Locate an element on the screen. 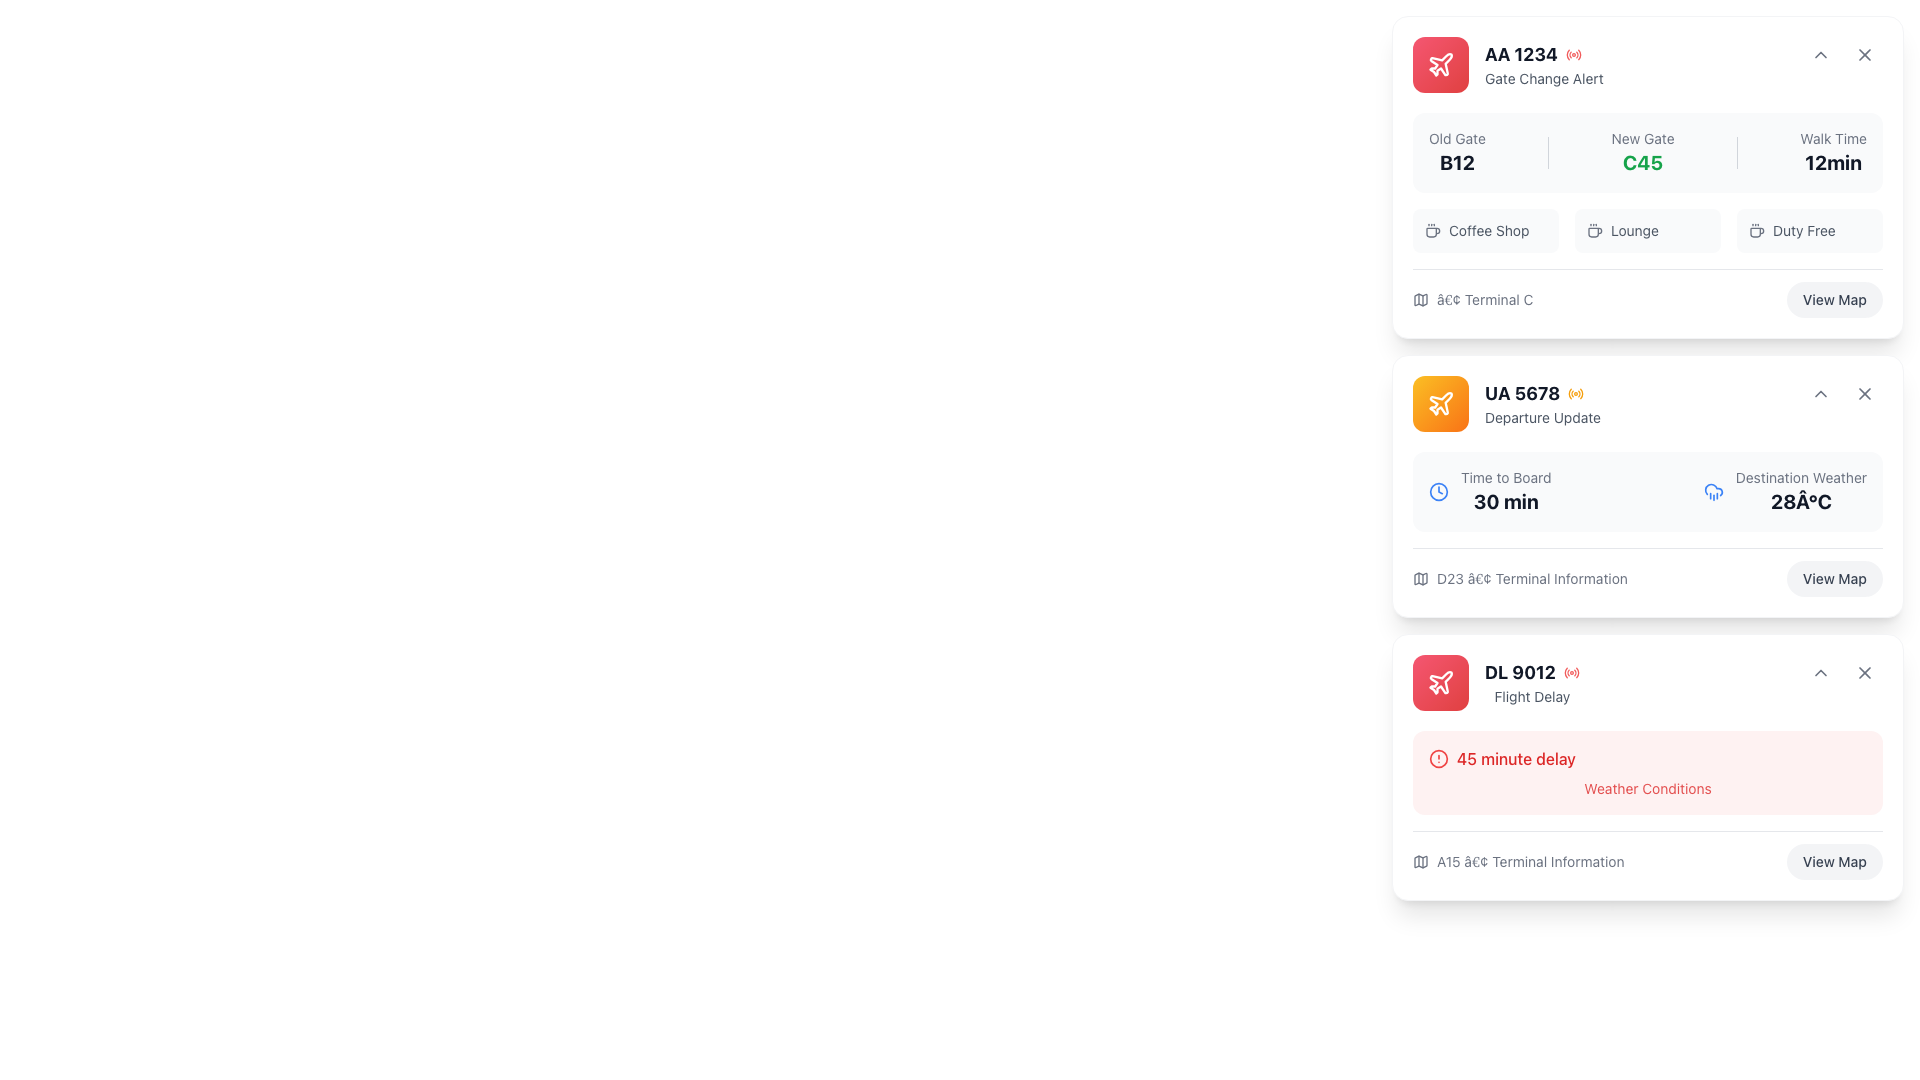  the text indicating 'A15' located in the lower section of the third information card, positioned to the right of the map icon is located at coordinates (1529, 860).